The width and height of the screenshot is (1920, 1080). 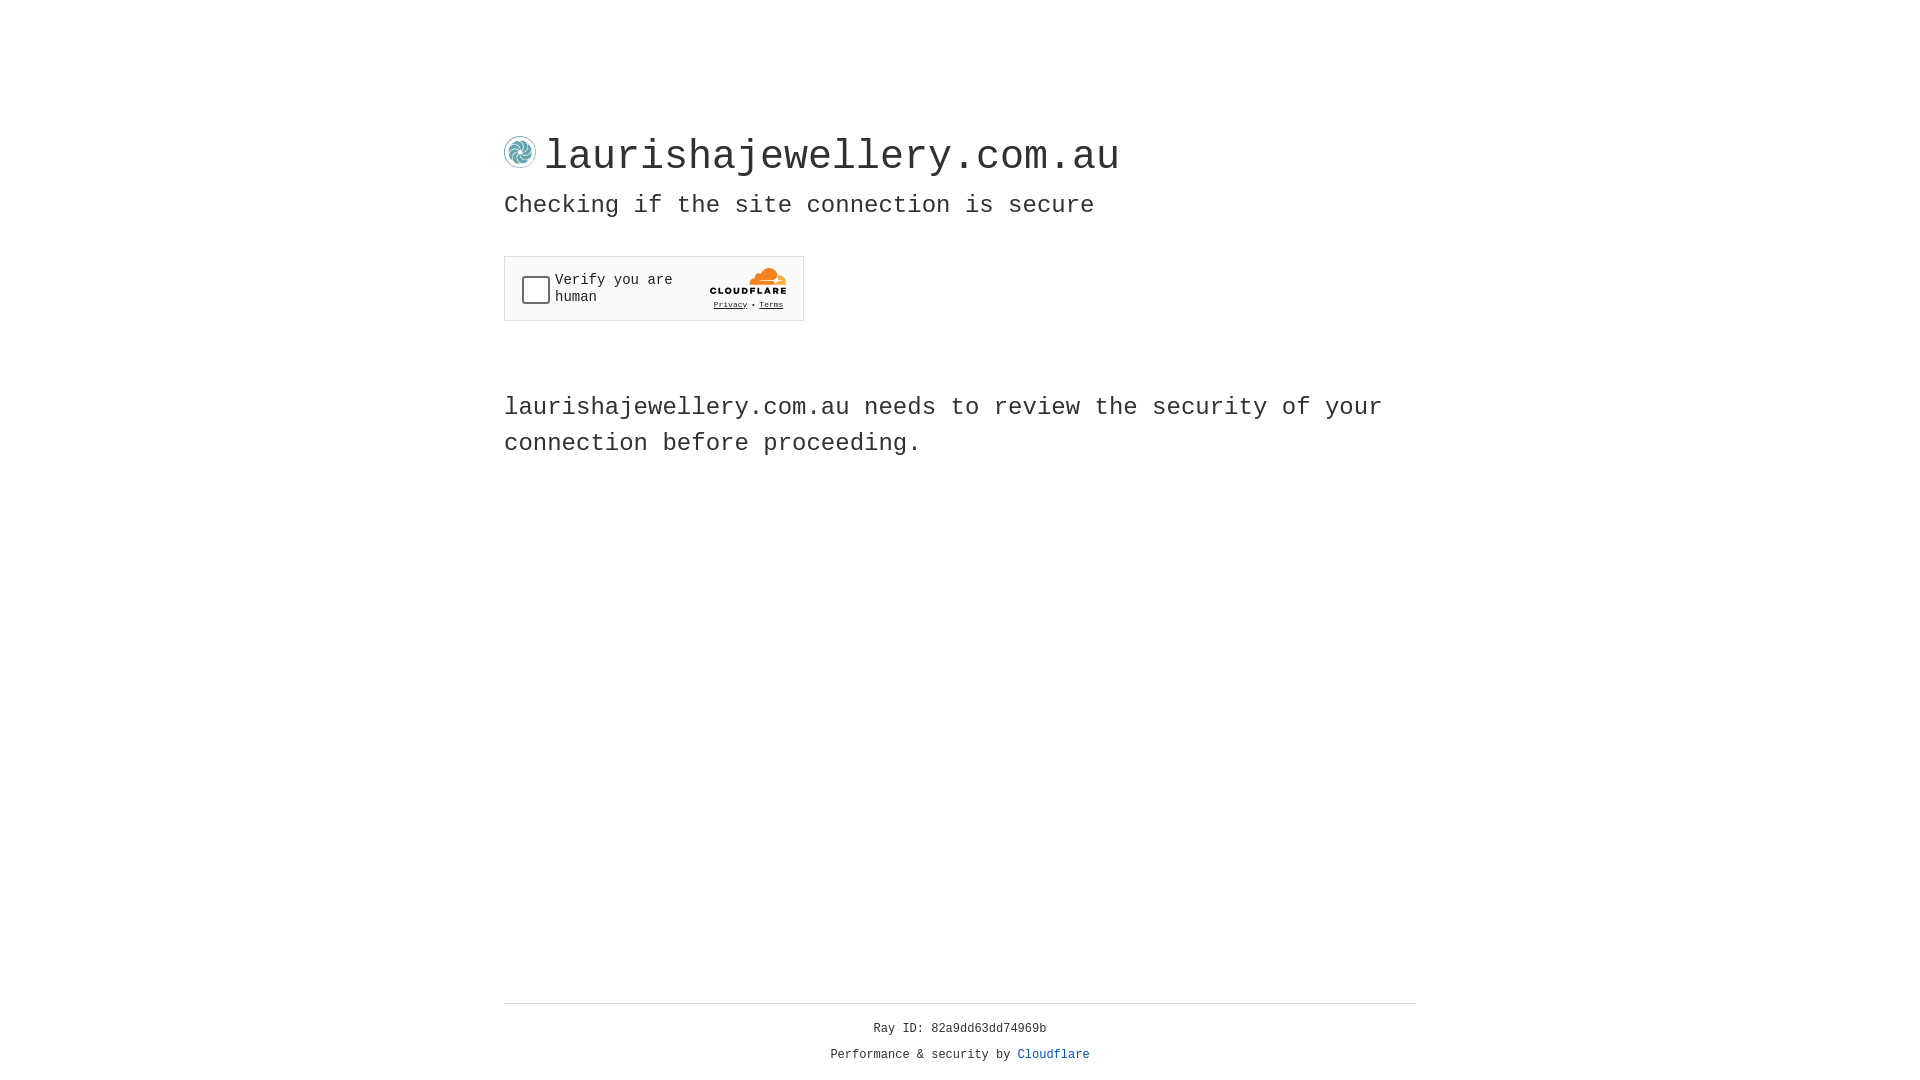 What do you see at coordinates (1053, 1054) in the screenshot?
I see `'Cloudflare'` at bounding box center [1053, 1054].